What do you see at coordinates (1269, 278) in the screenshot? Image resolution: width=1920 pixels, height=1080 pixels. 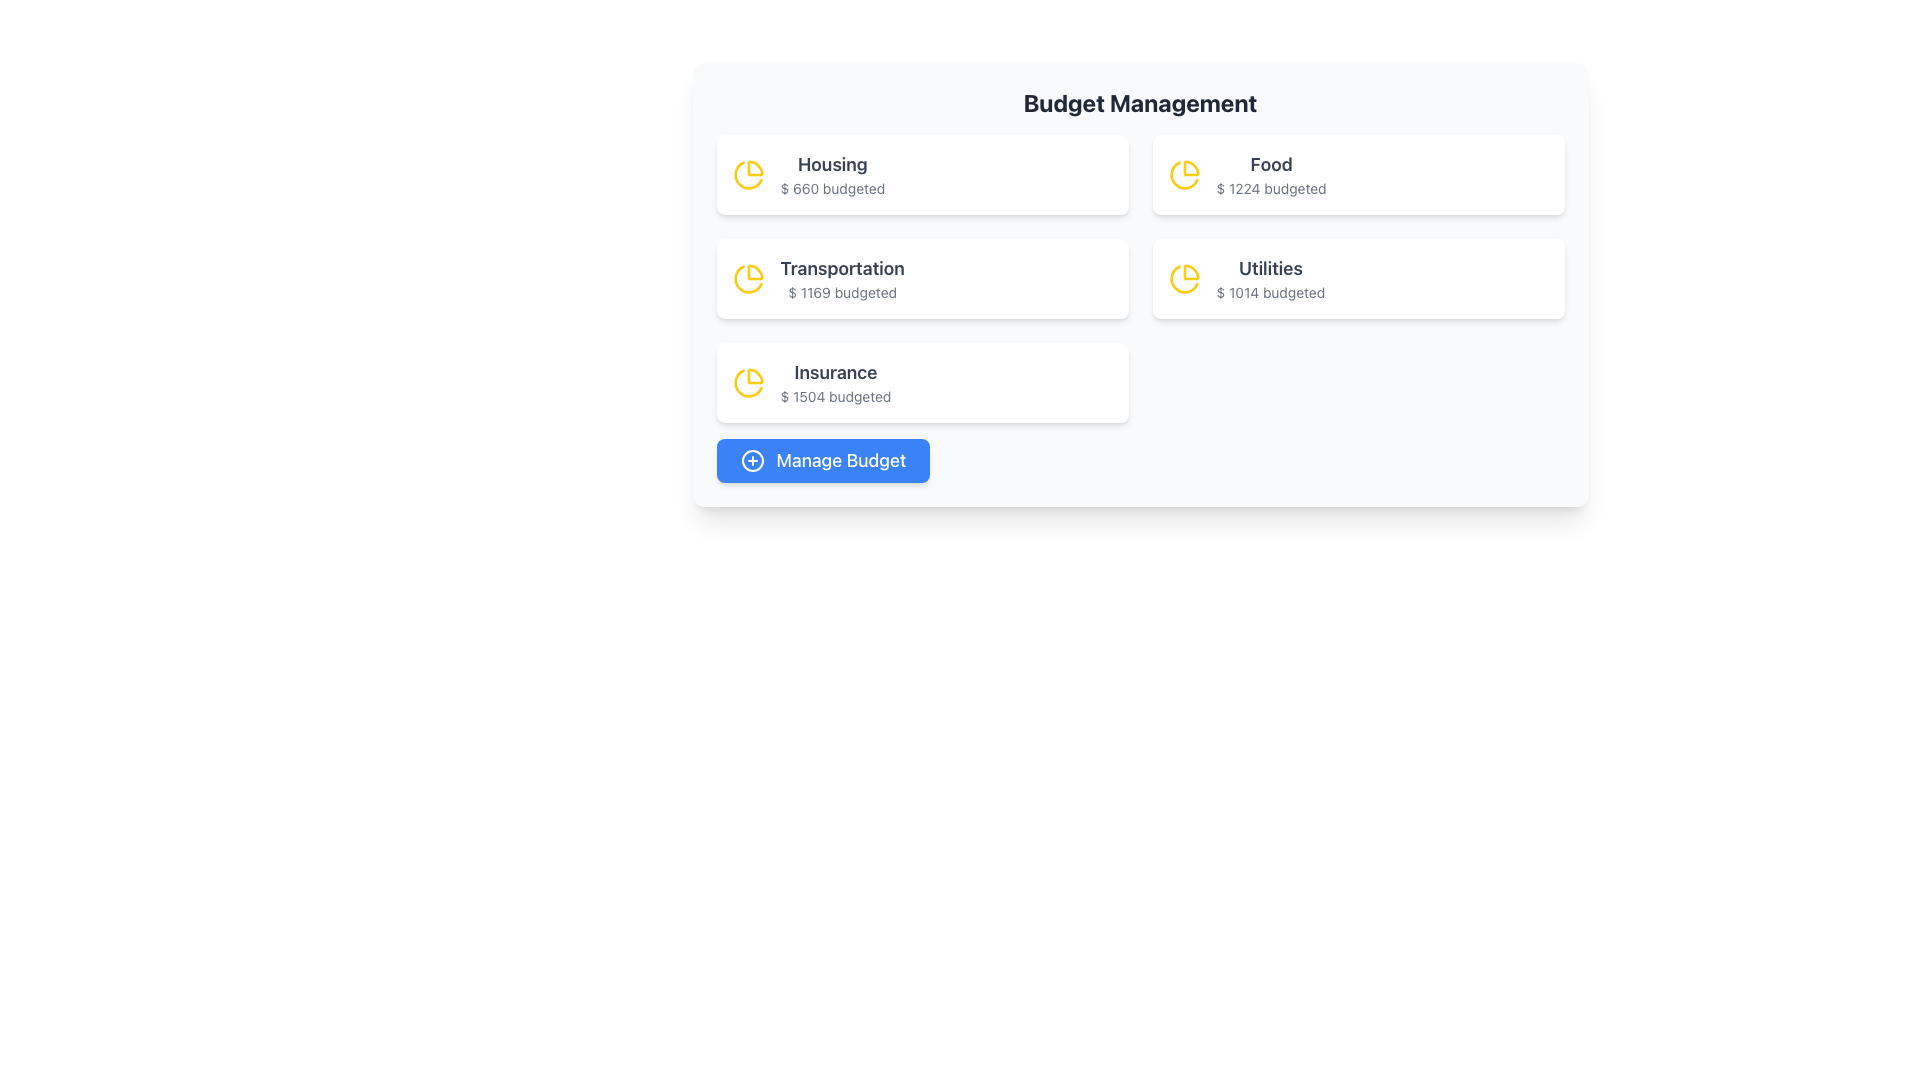 I see `text content displayed in the 'Utilities' budget allocation card, which shows the category title and associated amount` at bounding box center [1269, 278].